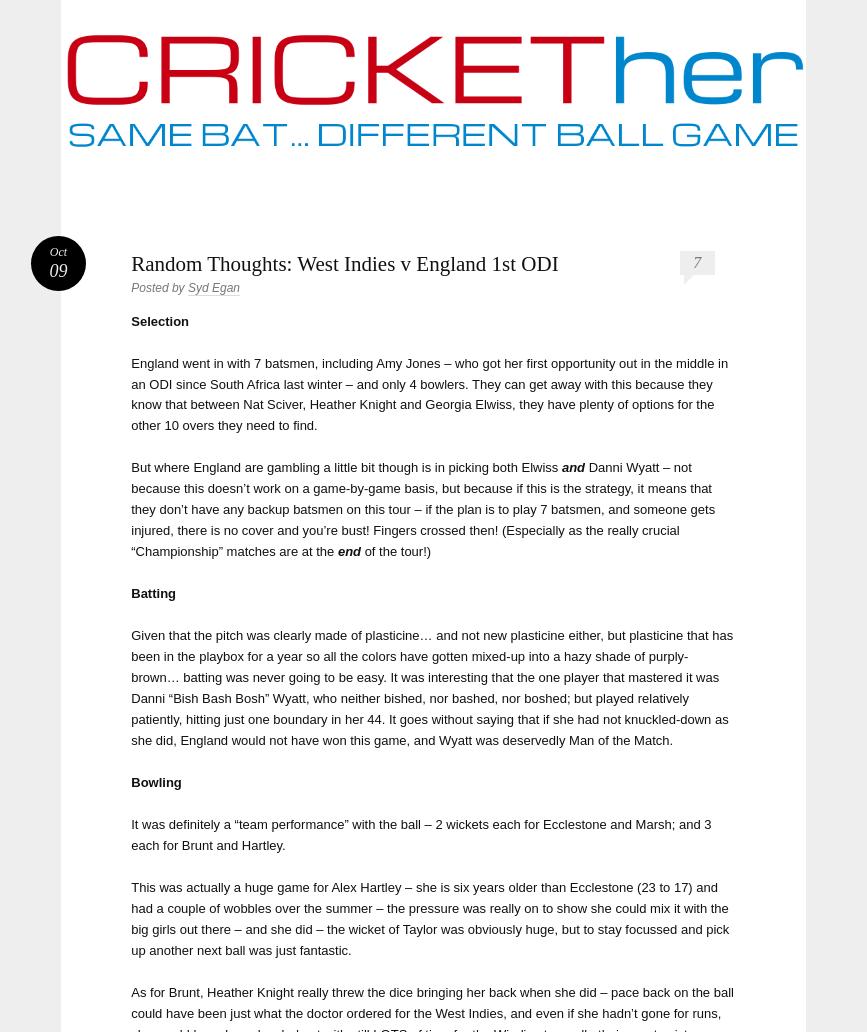 The height and width of the screenshot is (1032, 867). What do you see at coordinates (159, 286) in the screenshot?
I see `'Posted by'` at bounding box center [159, 286].